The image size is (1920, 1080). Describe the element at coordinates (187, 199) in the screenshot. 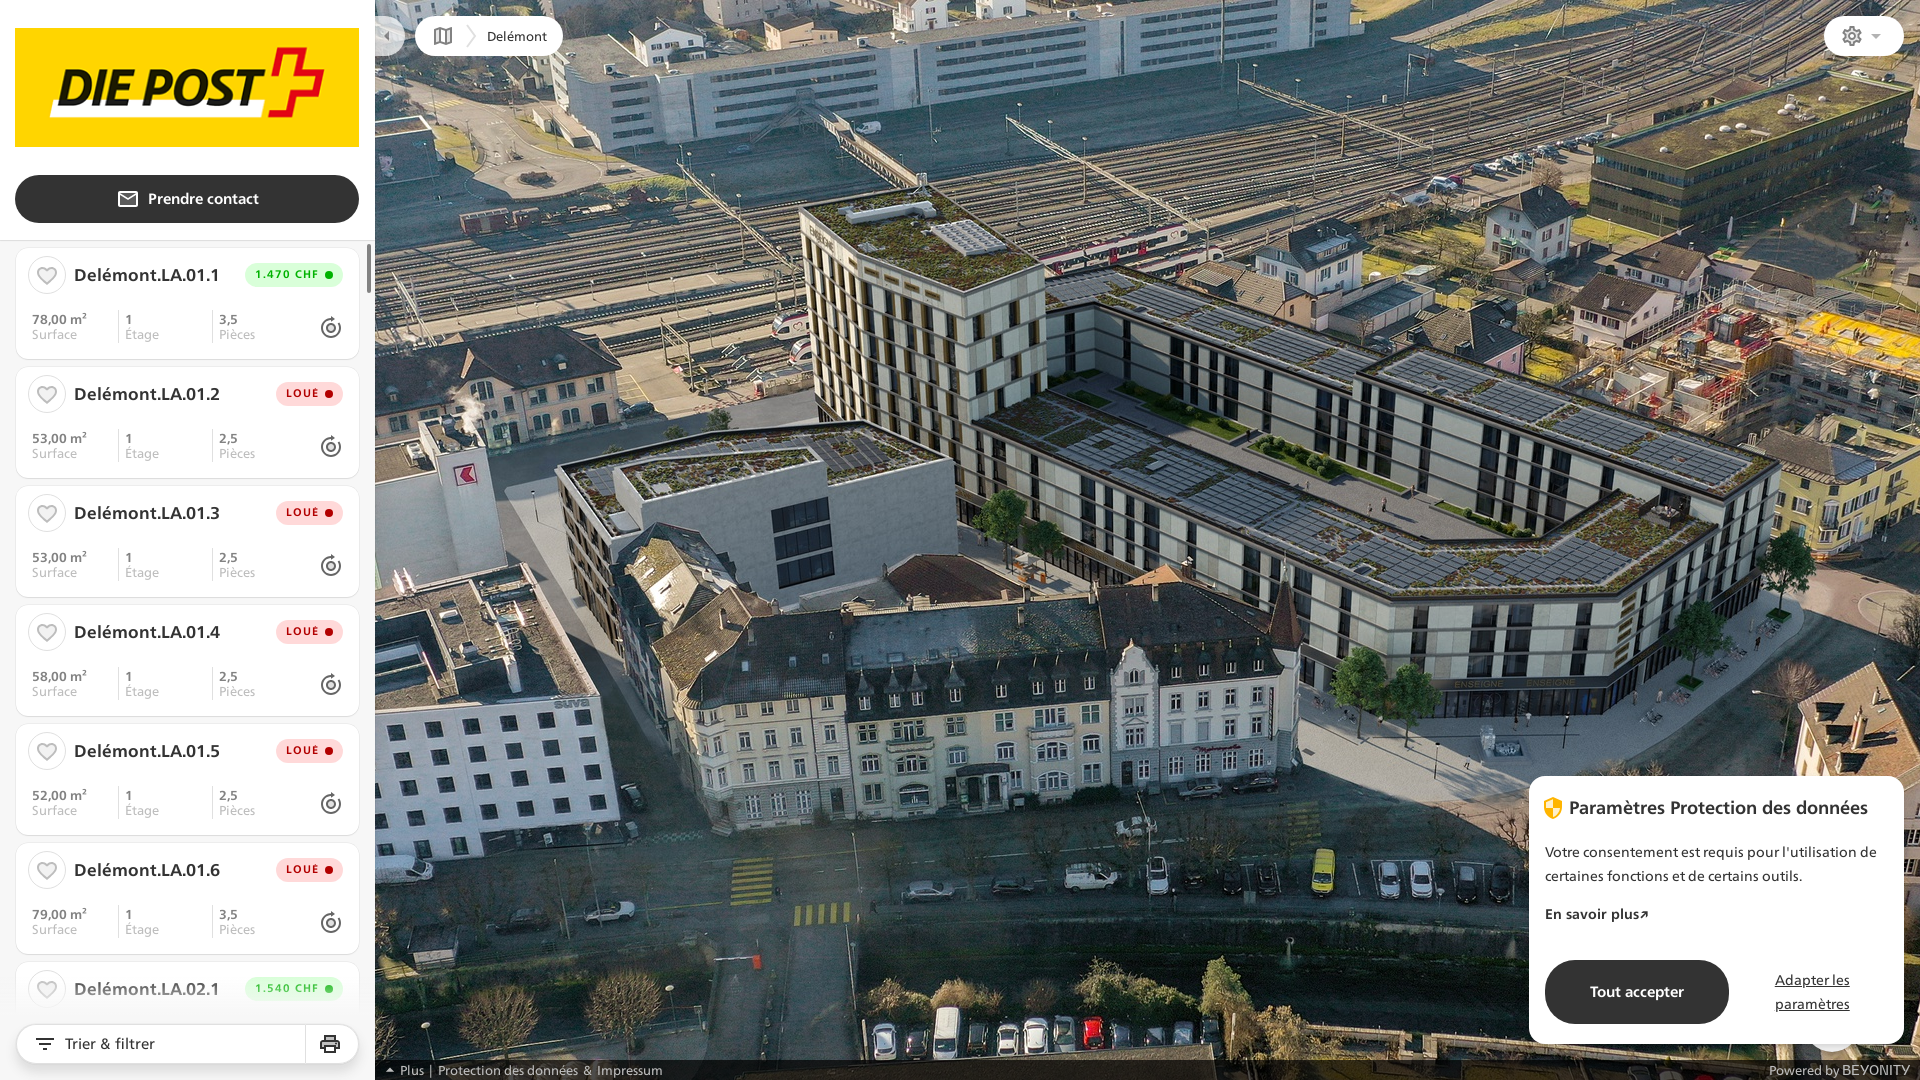

I see `'Prendre contact'` at that location.